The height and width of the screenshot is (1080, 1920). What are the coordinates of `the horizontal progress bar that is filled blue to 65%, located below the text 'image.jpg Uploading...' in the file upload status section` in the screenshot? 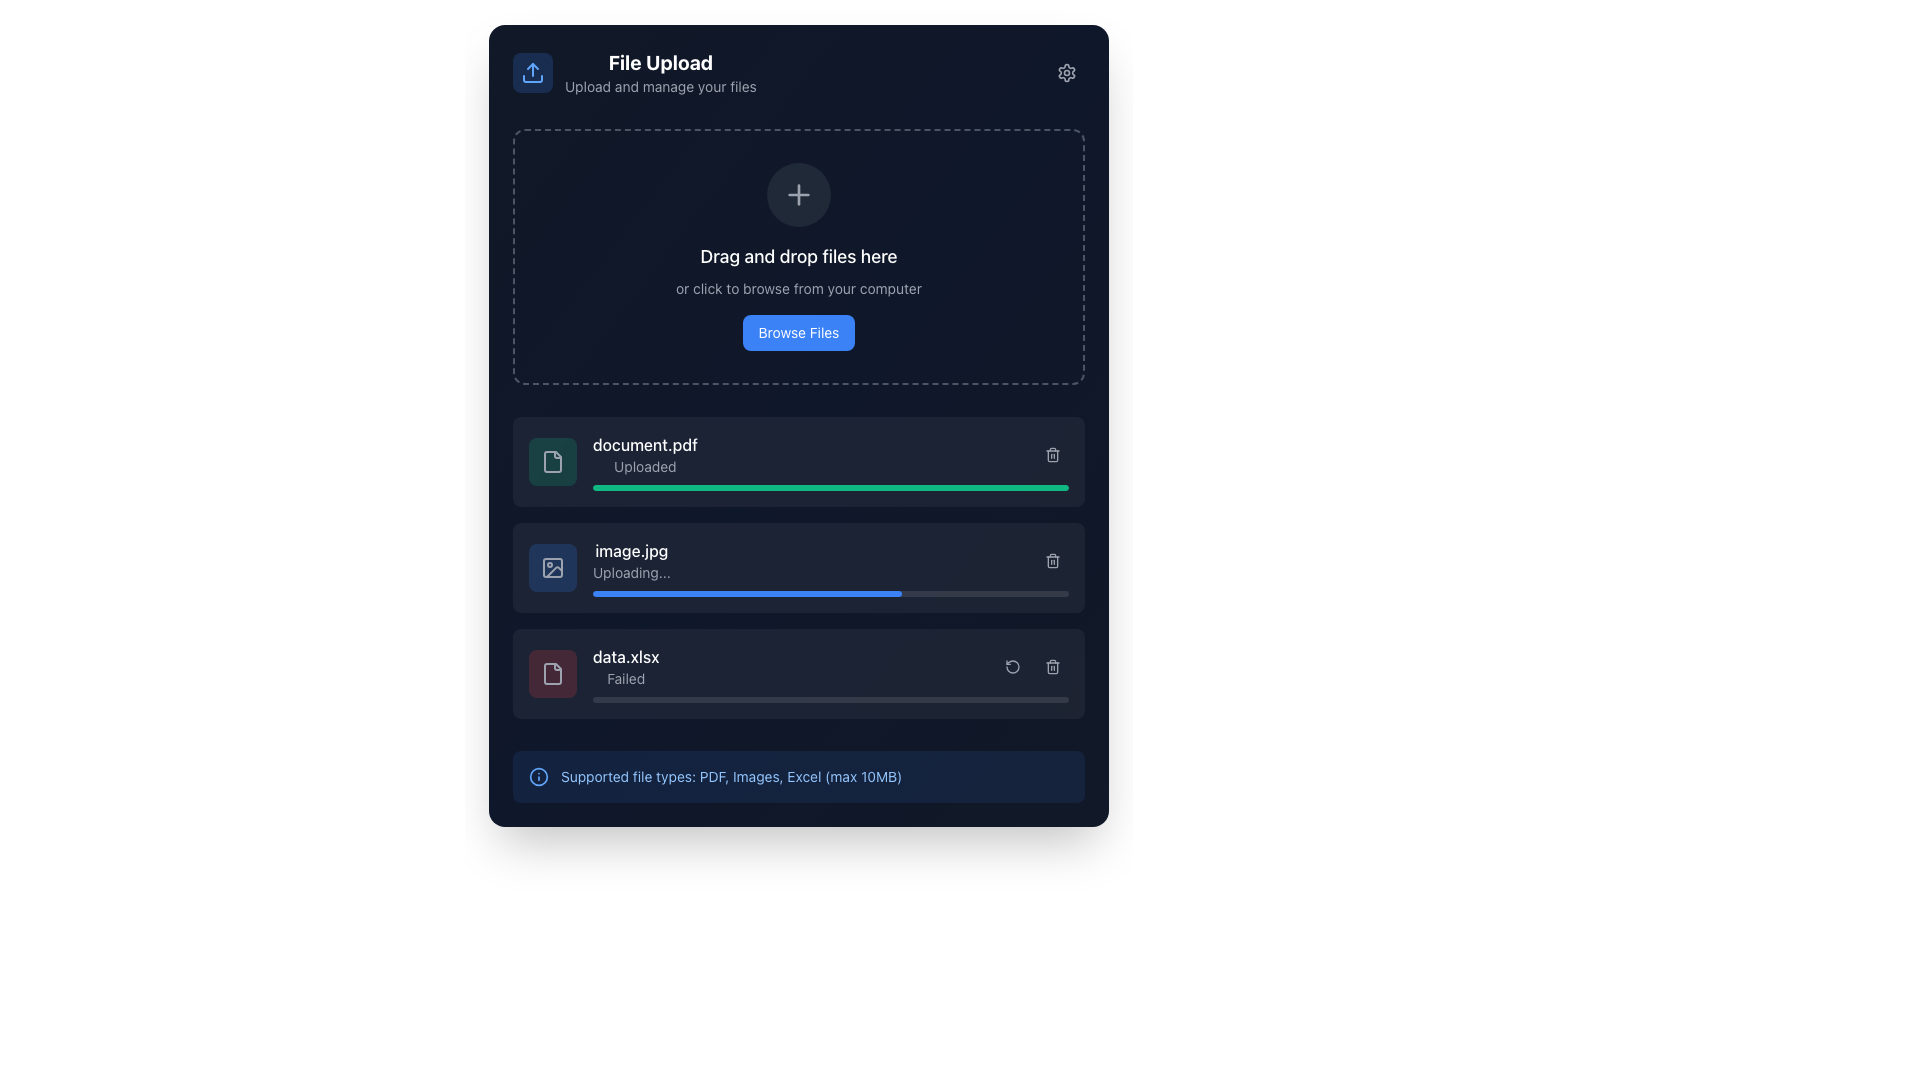 It's located at (830, 593).